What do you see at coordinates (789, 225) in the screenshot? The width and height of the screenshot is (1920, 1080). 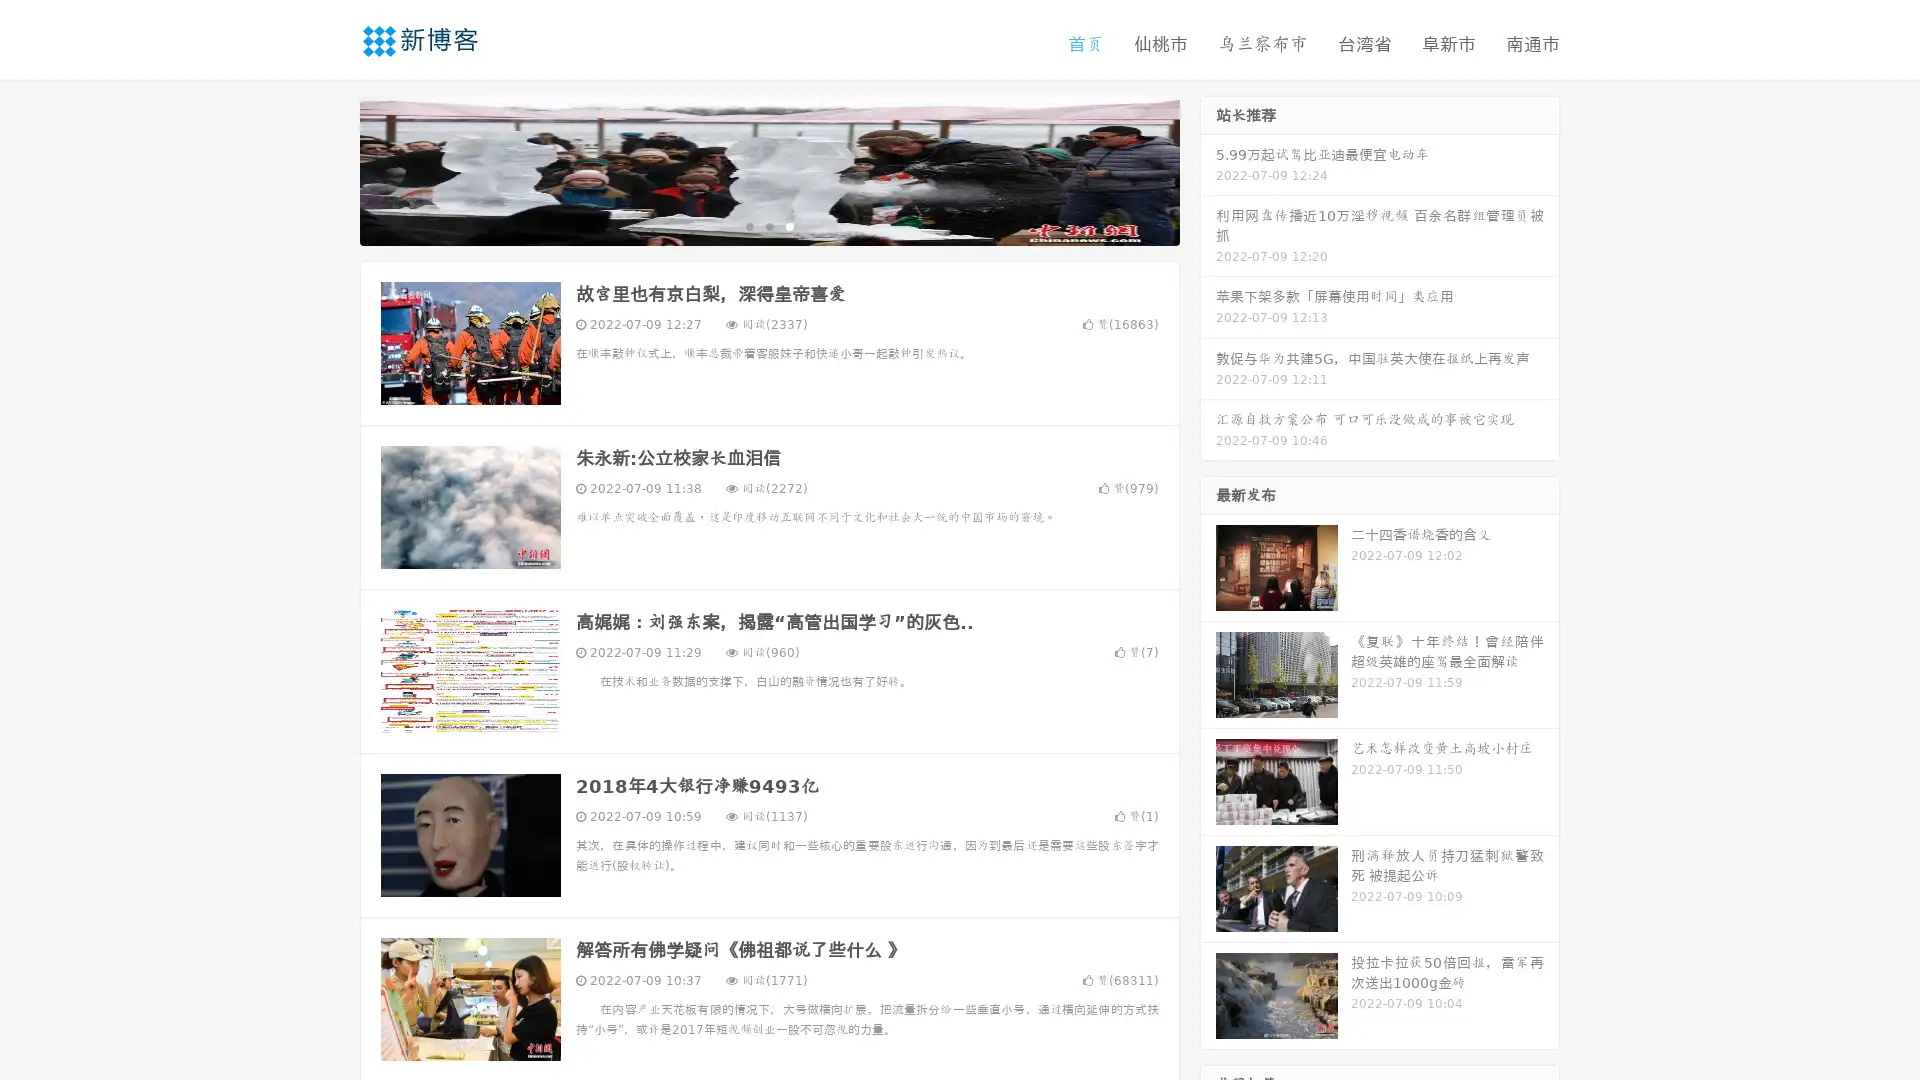 I see `Go to slide 3` at bounding box center [789, 225].